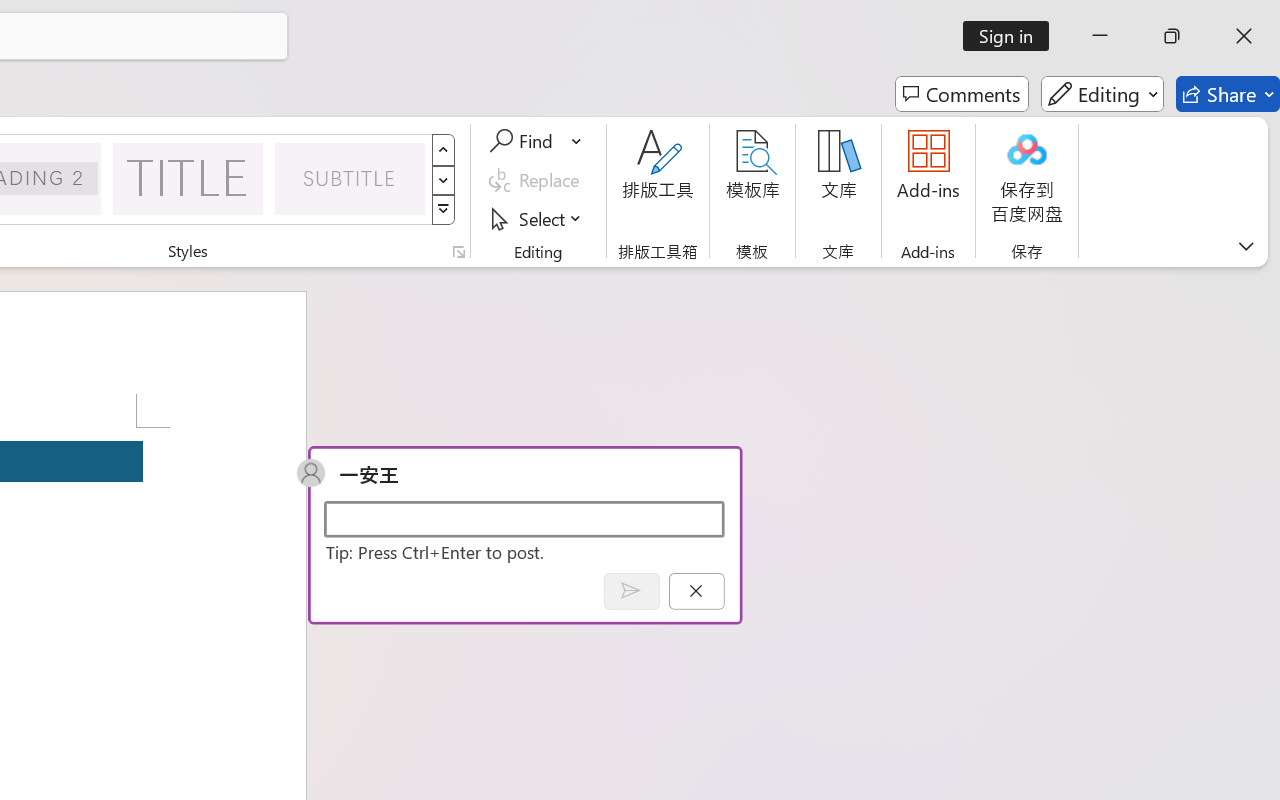 This screenshot has width=1280, height=800. Describe the element at coordinates (696, 590) in the screenshot. I see `'Cancel'` at that location.